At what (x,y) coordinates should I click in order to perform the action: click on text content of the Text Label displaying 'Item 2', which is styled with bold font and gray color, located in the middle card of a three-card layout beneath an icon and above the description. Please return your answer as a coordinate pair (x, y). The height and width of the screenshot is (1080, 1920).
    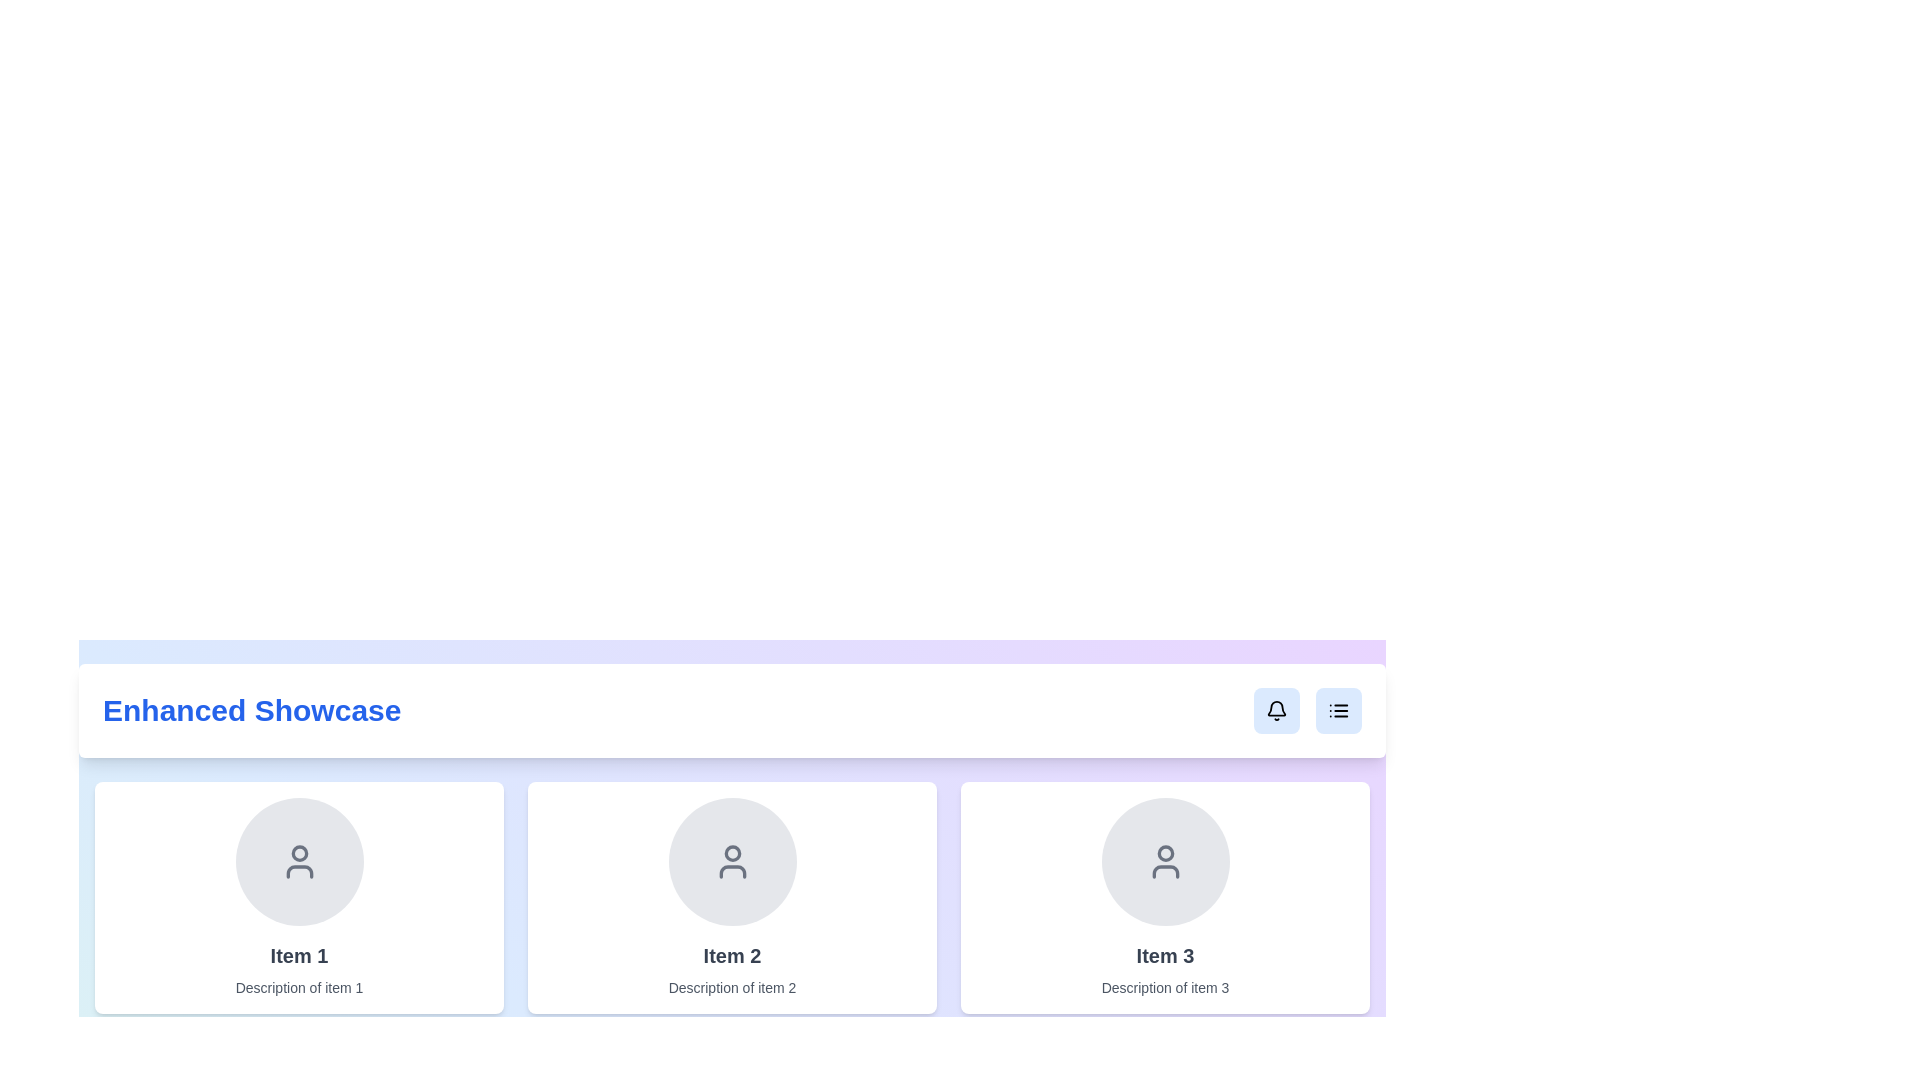
    Looking at the image, I should click on (731, 955).